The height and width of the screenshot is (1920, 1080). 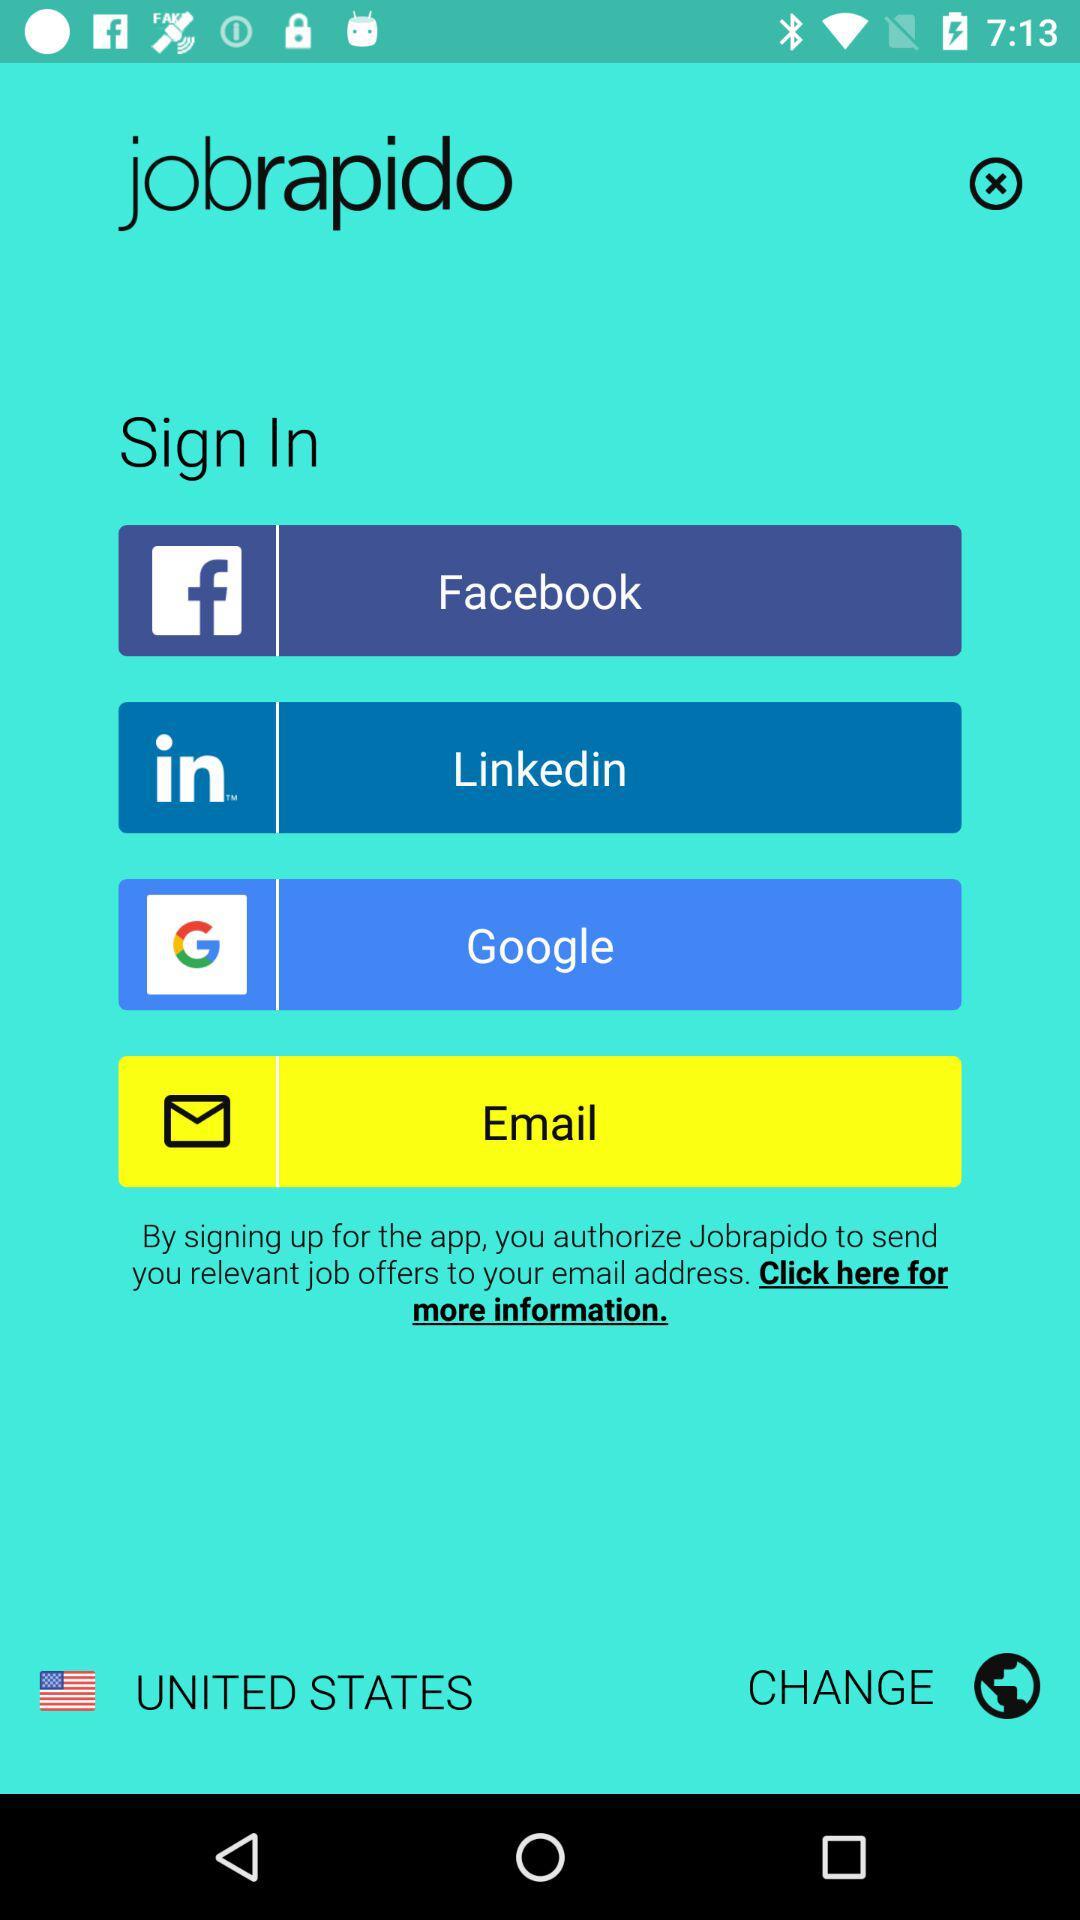 What do you see at coordinates (540, 1270) in the screenshot?
I see `the by signing up` at bounding box center [540, 1270].